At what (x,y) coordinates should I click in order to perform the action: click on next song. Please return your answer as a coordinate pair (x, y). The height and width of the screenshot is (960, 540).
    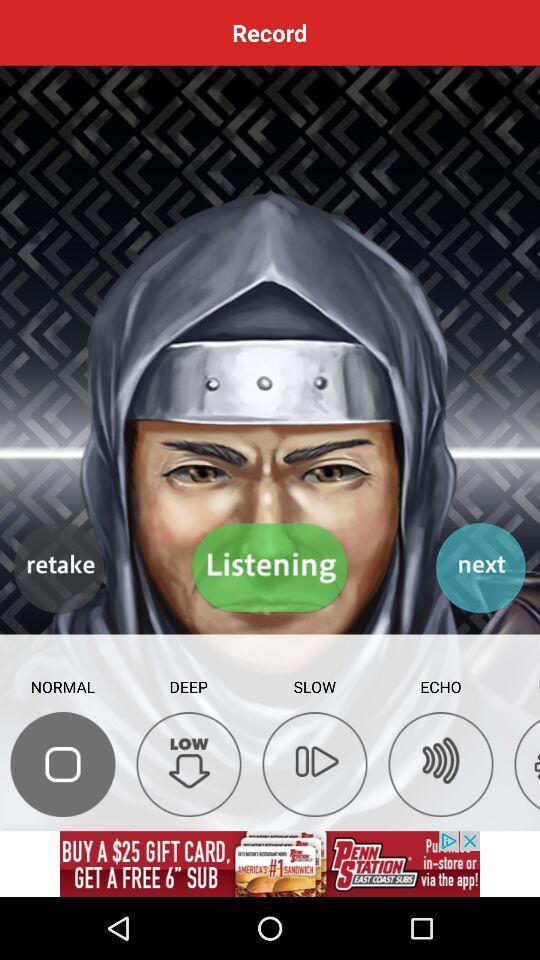
    Looking at the image, I should click on (479, 568).